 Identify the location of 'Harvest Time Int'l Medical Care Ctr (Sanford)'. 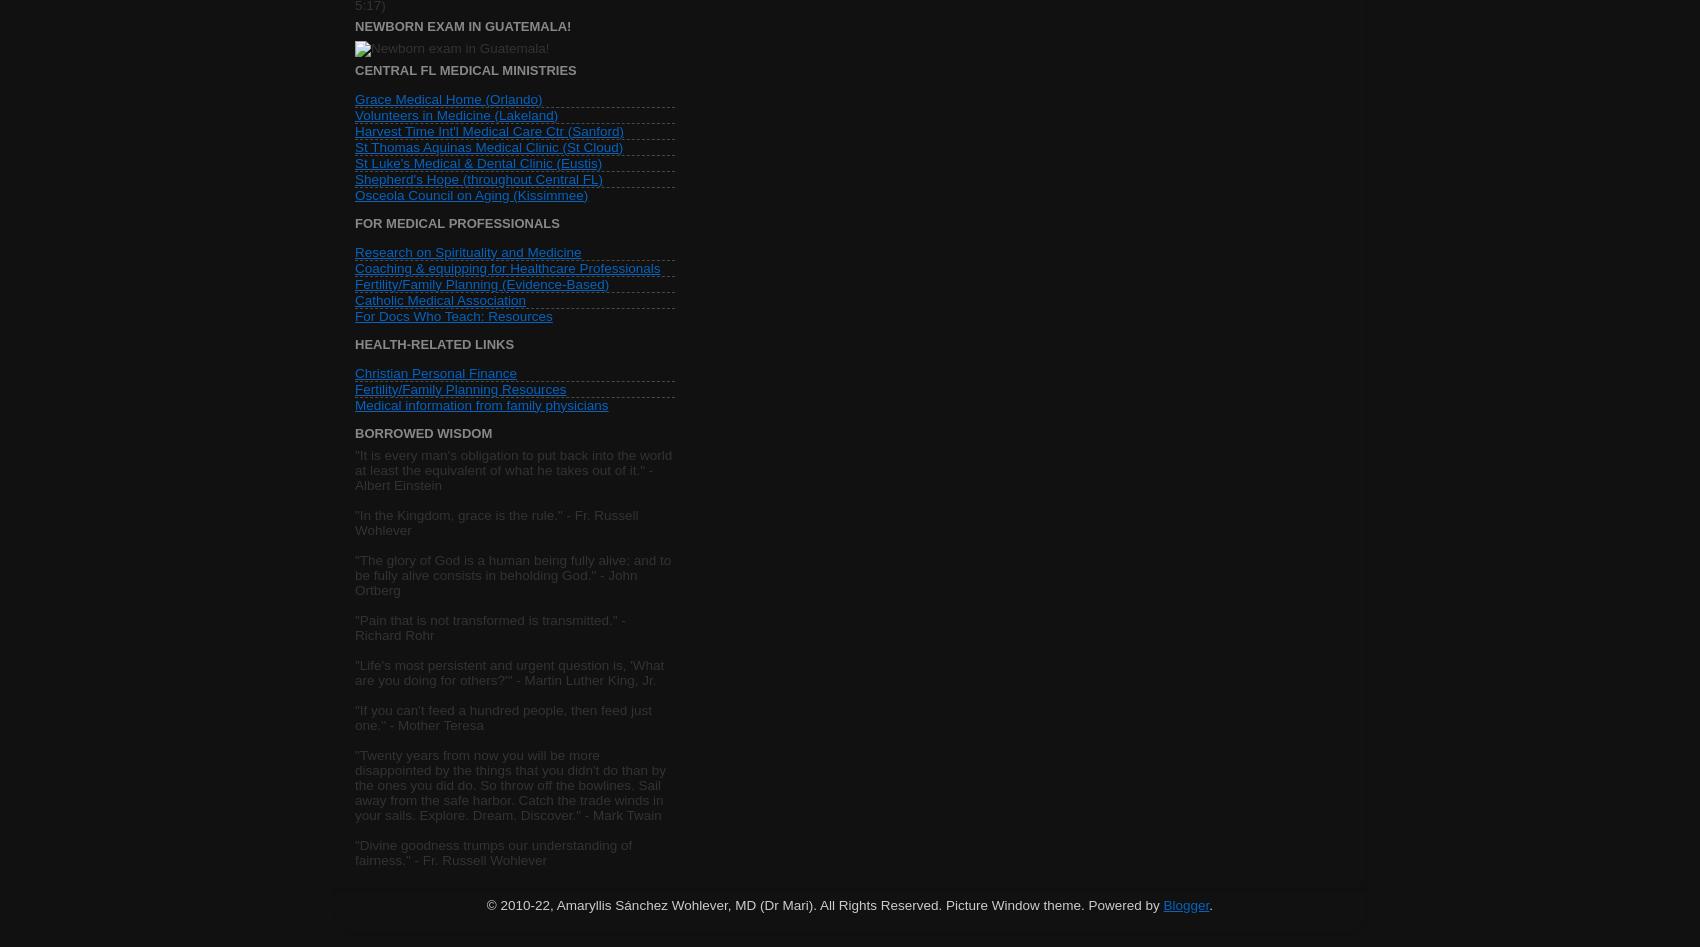
(488, 129).